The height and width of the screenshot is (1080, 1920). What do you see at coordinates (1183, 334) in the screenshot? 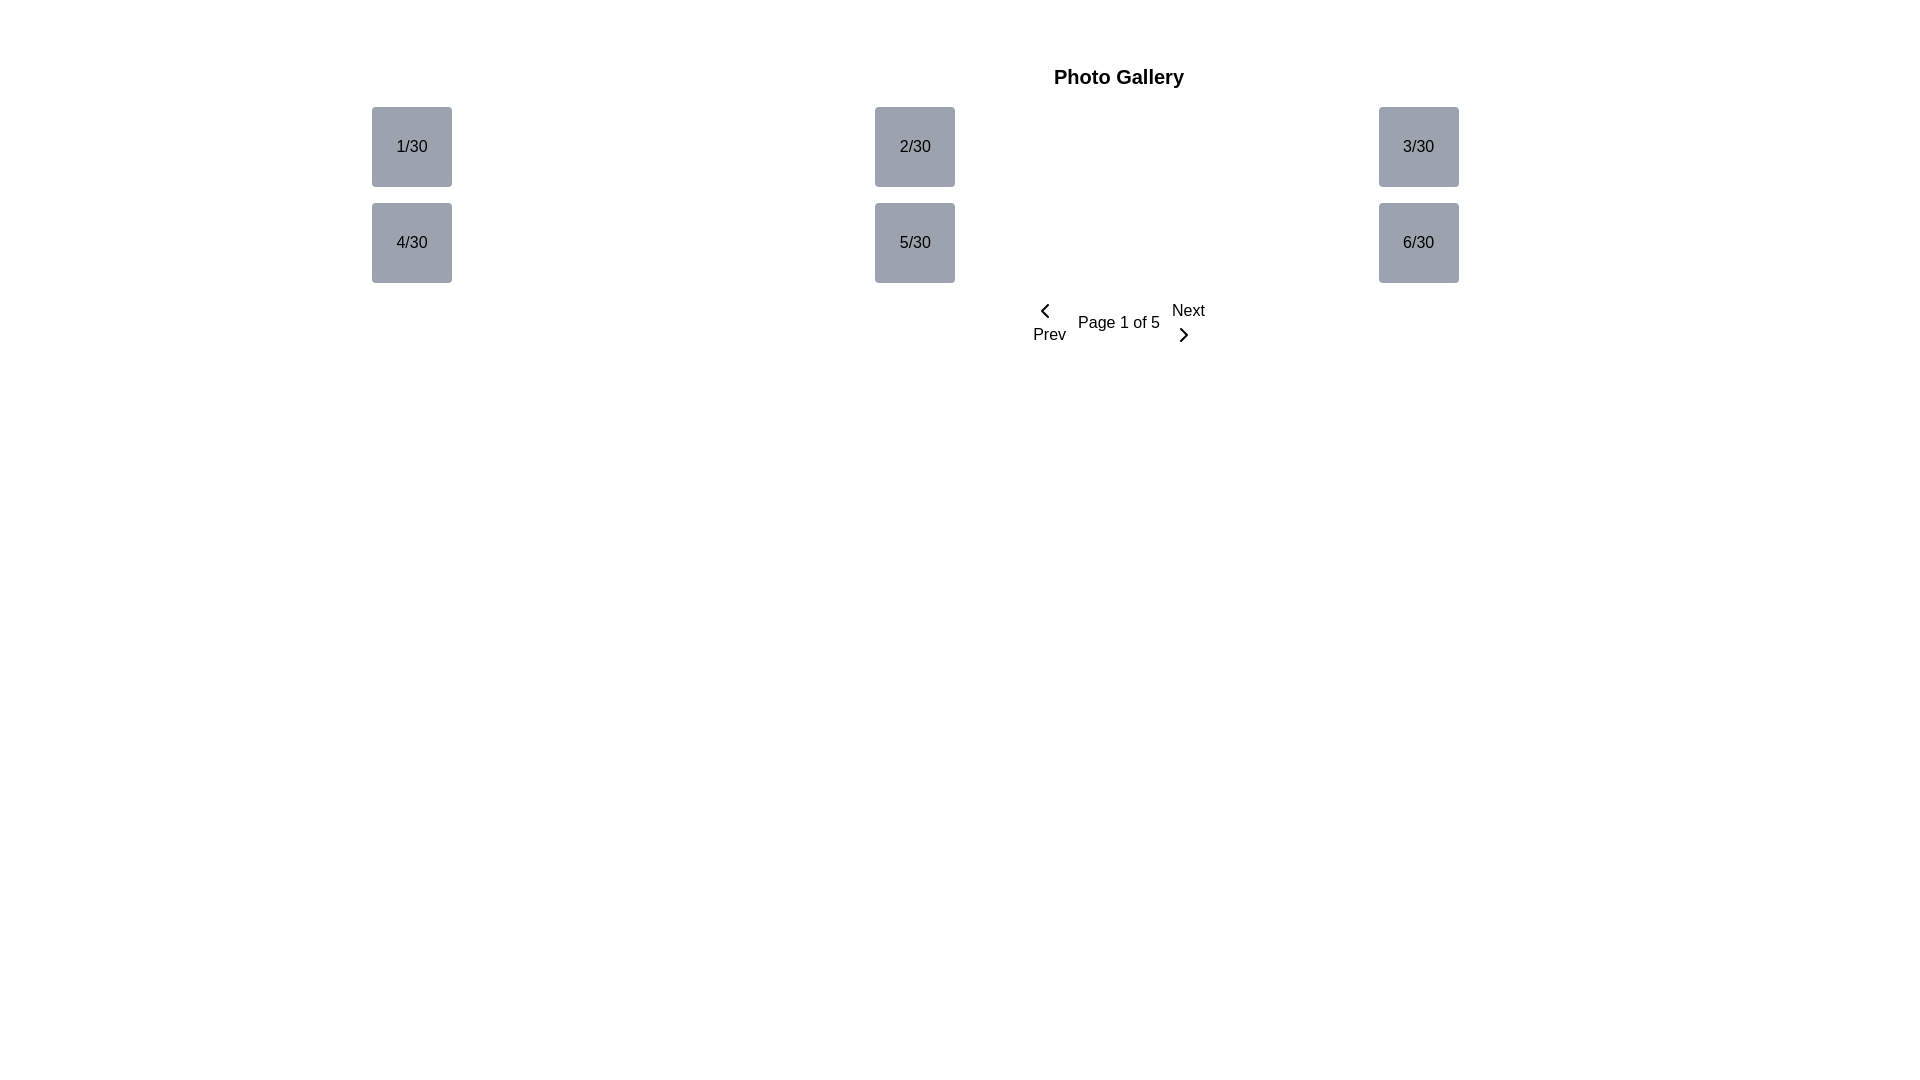
I see `the rightward-pointing chevron icon, which is part of the navigation control located at the bottom-center of the interface, next to the 'Next' label` at bounding box center [1183, 334].